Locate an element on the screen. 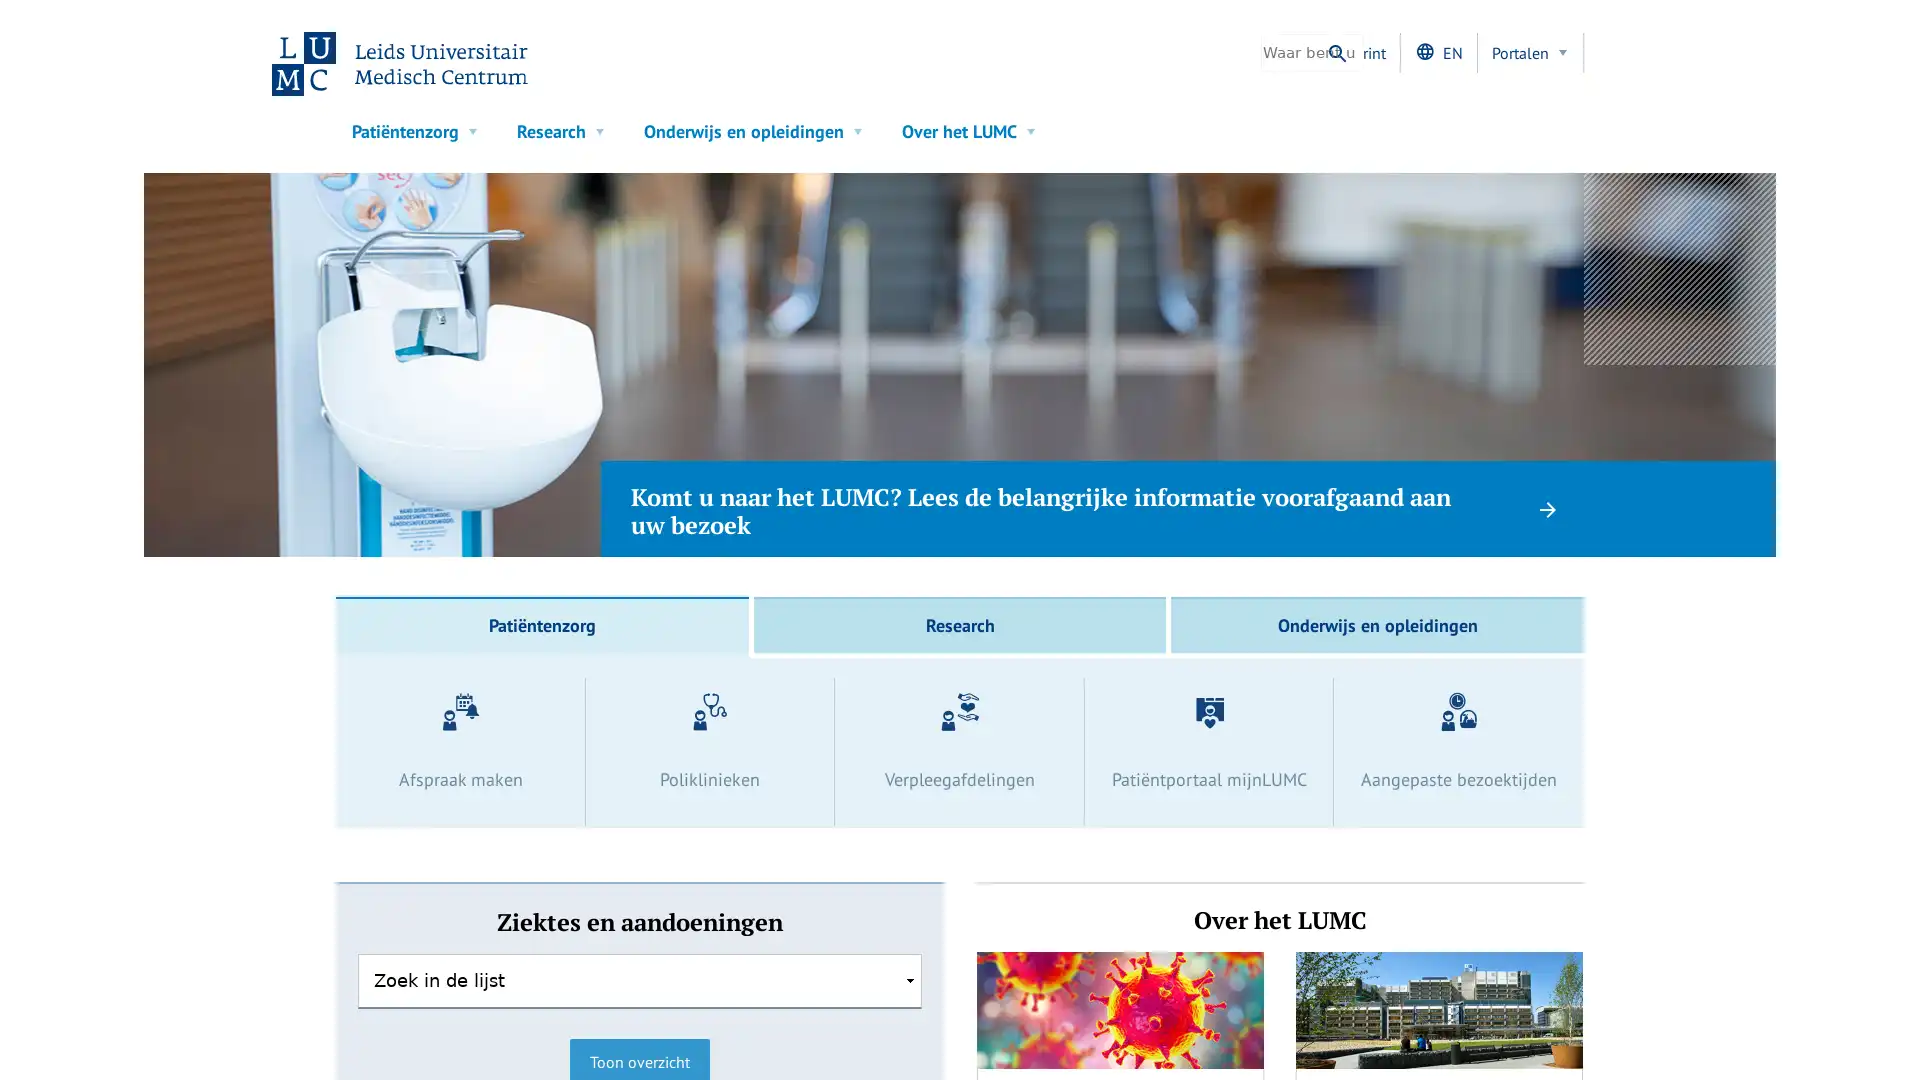 The width and height of the screenshot is (1920, 1080). Portalen is located at coordinates (1530, 52).